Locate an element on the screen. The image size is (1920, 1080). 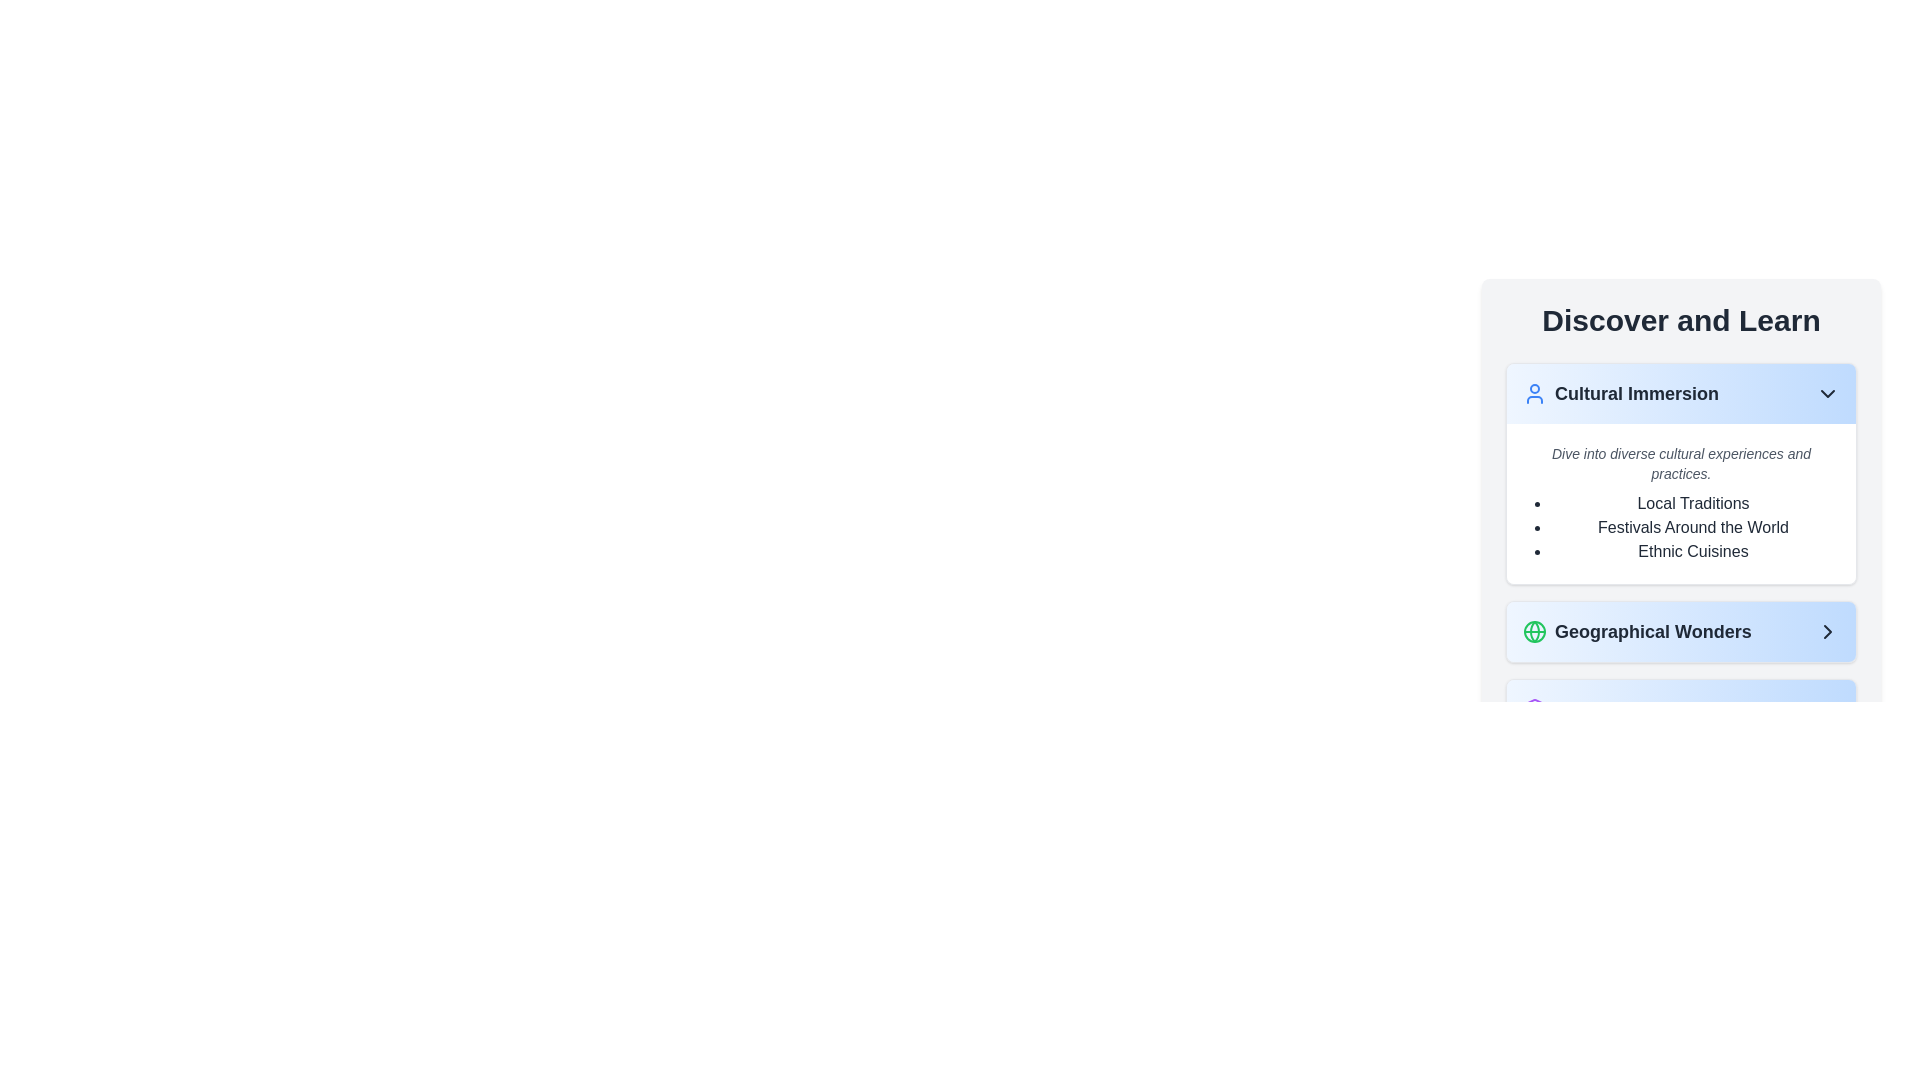
the Button styled as a navigation link located in the second row under the 'Discover and Learn' card to provide visual feedback is located at coordinates (1680, 632).